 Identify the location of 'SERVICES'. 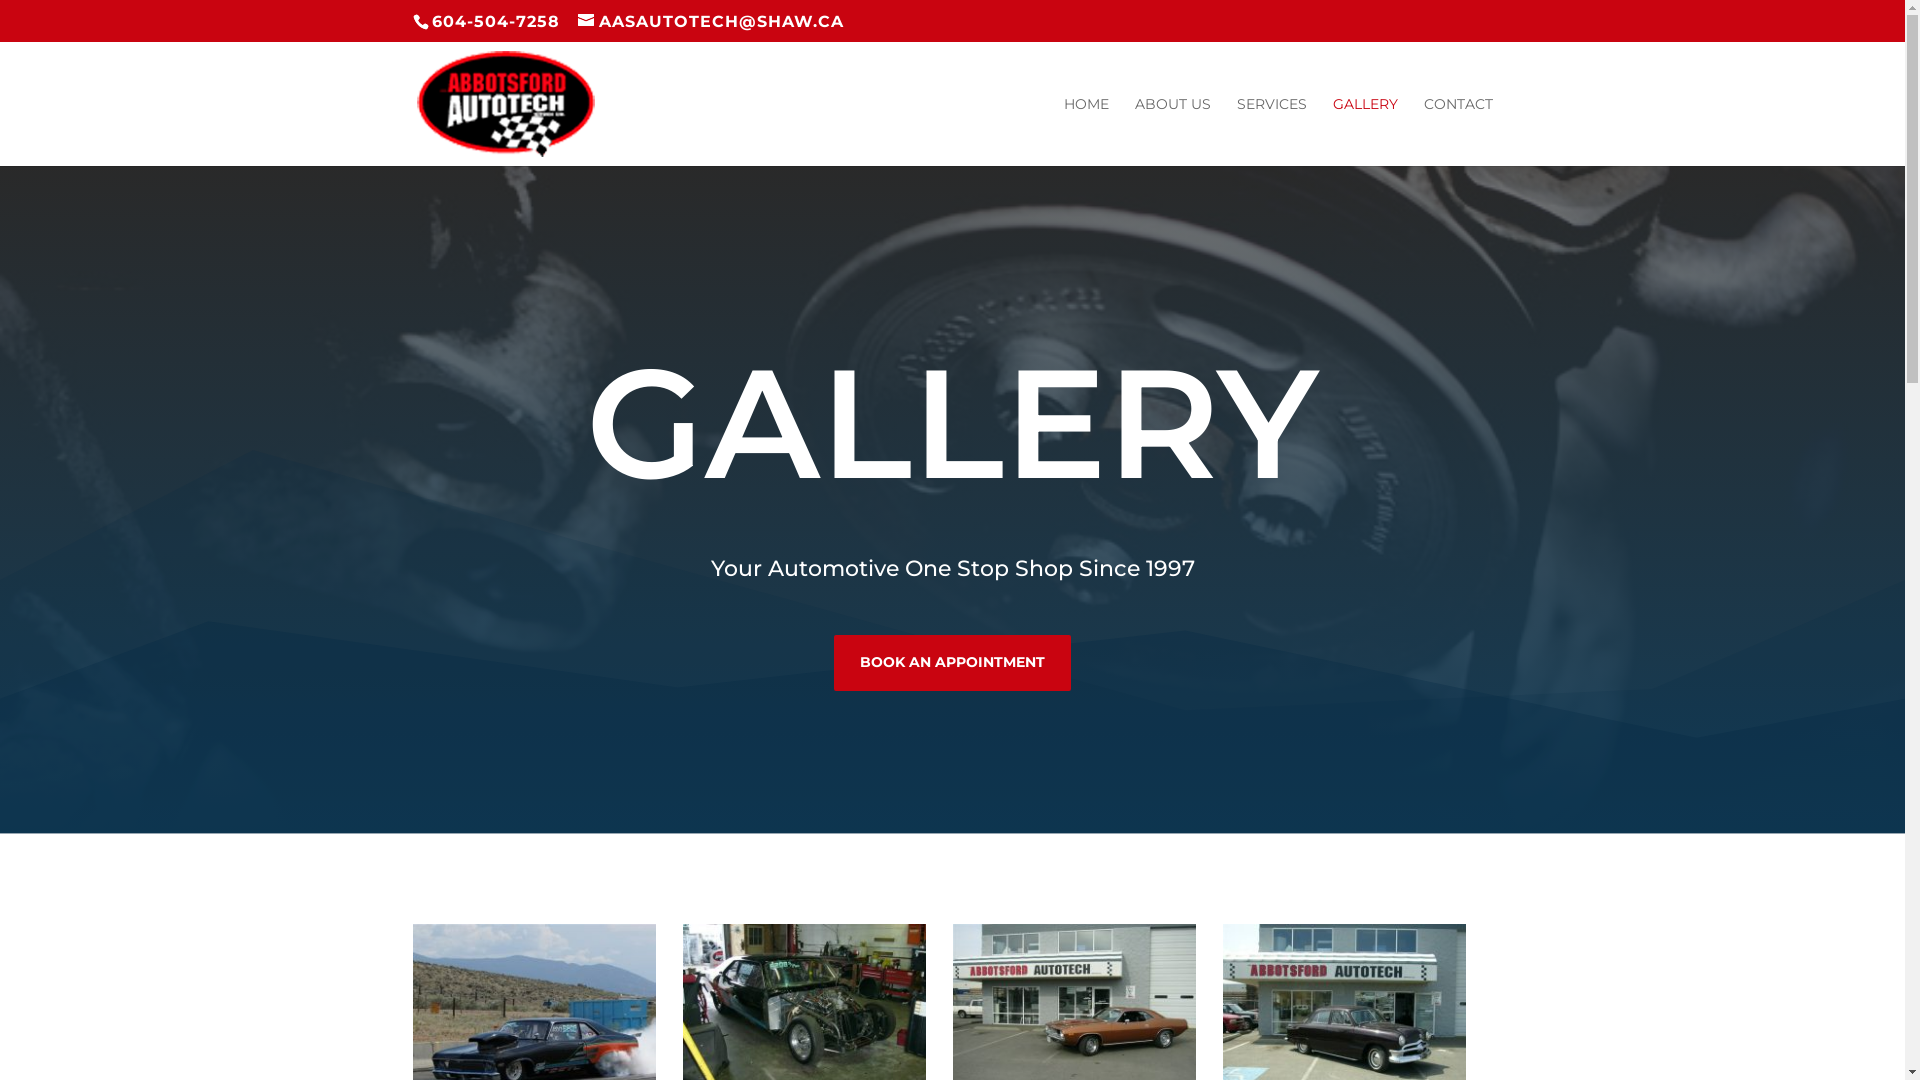
(1270, 131).